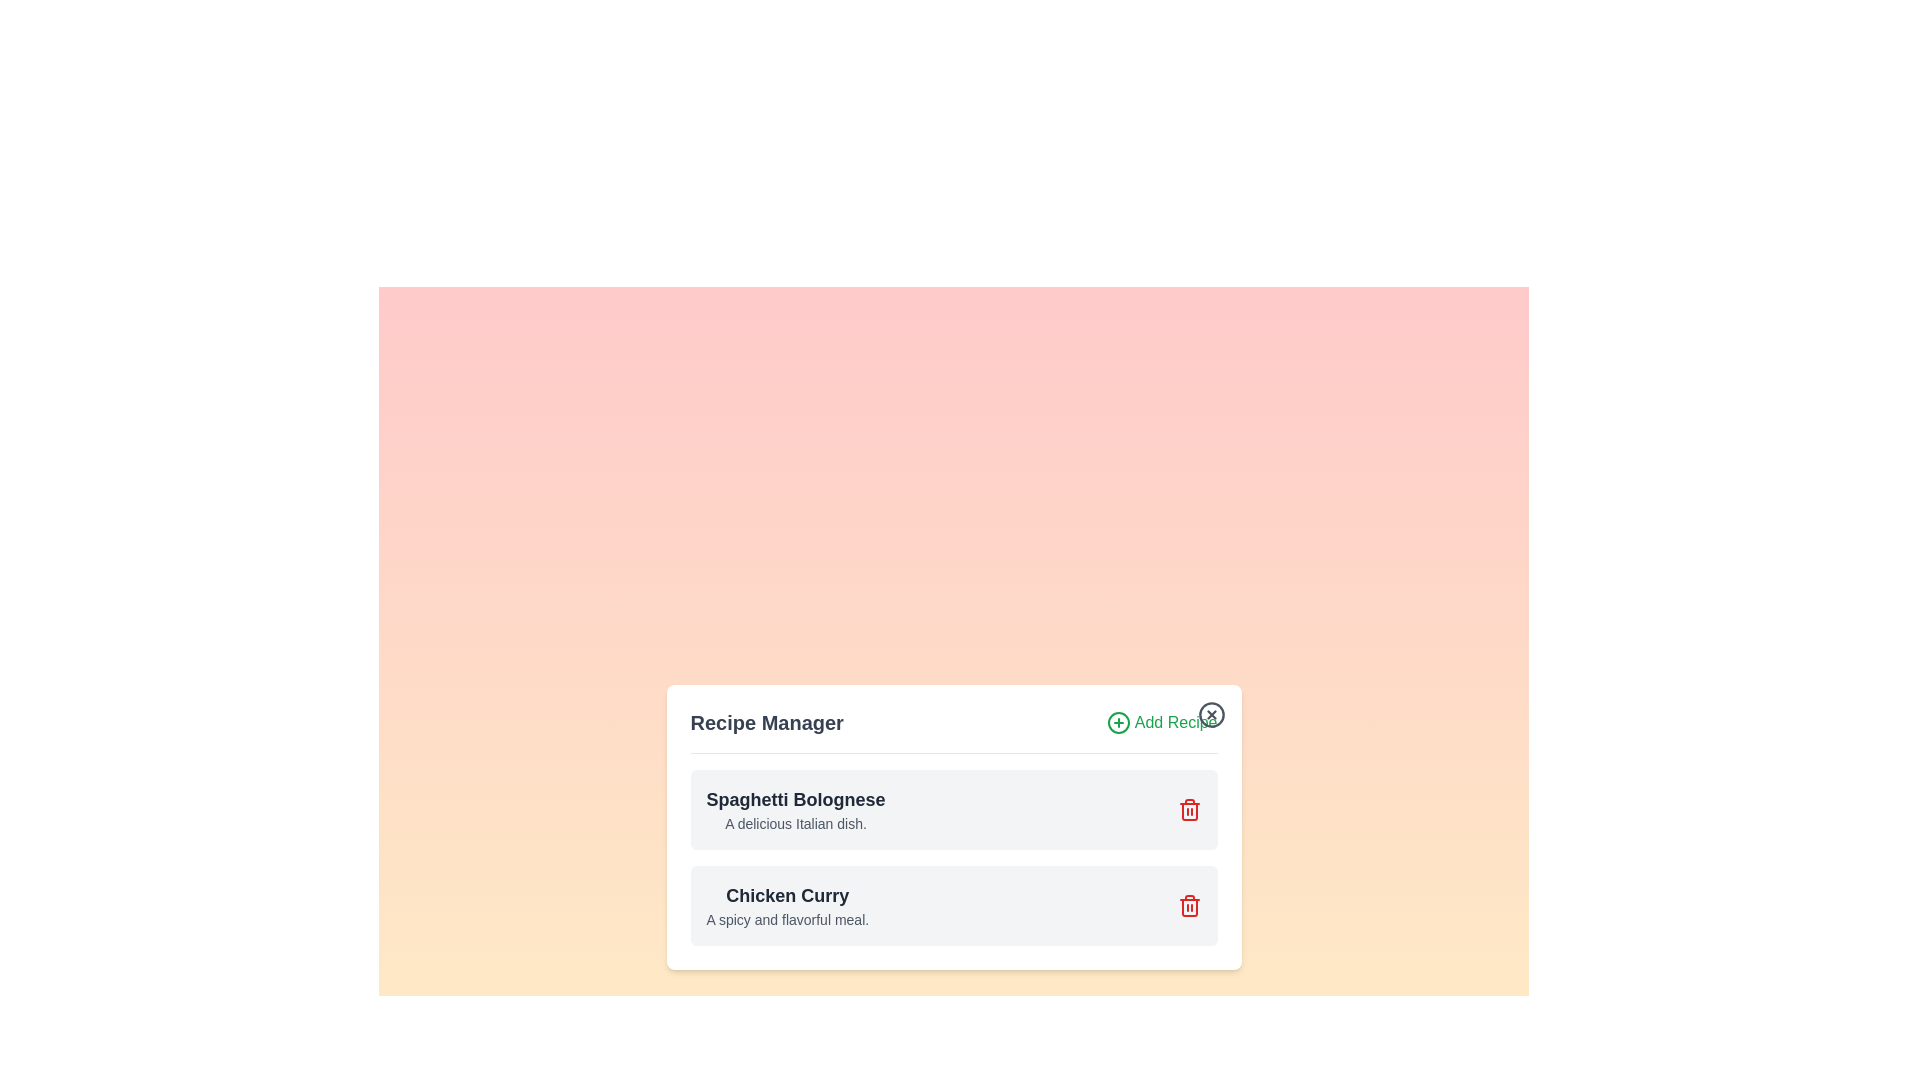 This screenshot has height=1080, width=1920. What do you see at coordinates (795, 808) in the screenshot?
I see `text content of the Text block displaying the title and subtitle of a recipe item located in the first card of the Recipe Manager interface, positioned above the 'Chicken Curry' card` at bounding box center [795, 808].